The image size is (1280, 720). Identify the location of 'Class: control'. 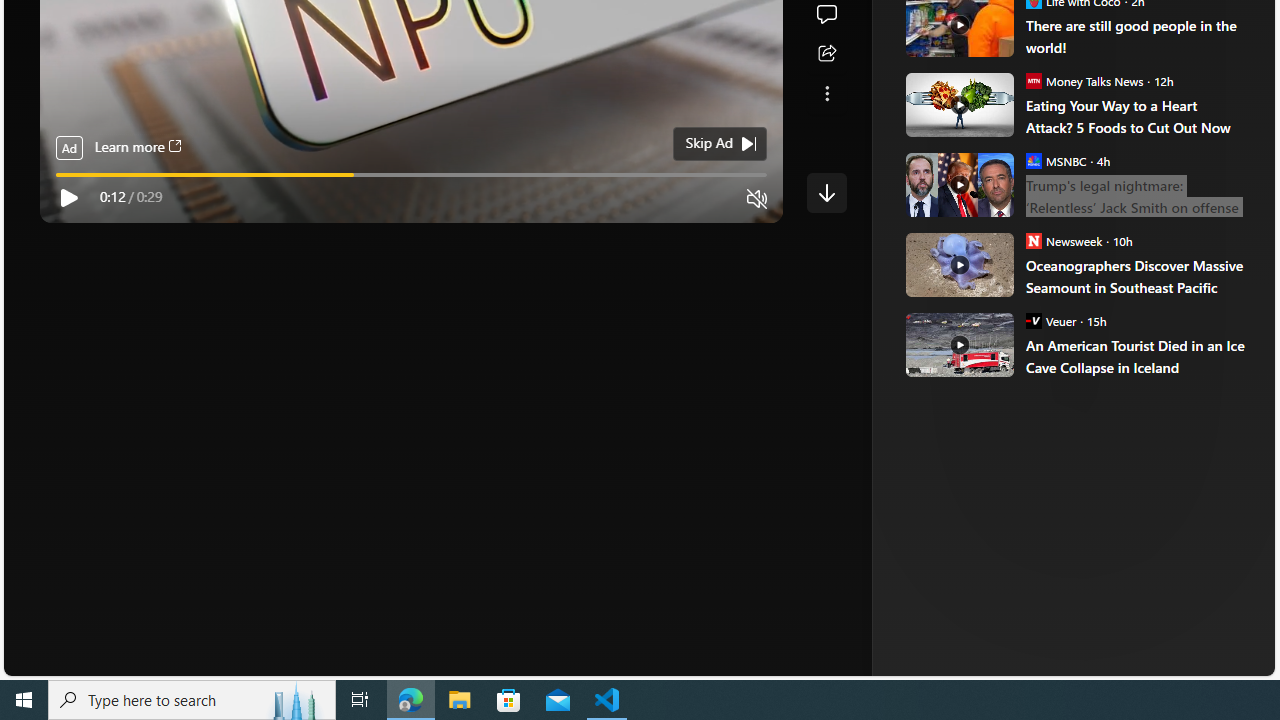
(826, 192).